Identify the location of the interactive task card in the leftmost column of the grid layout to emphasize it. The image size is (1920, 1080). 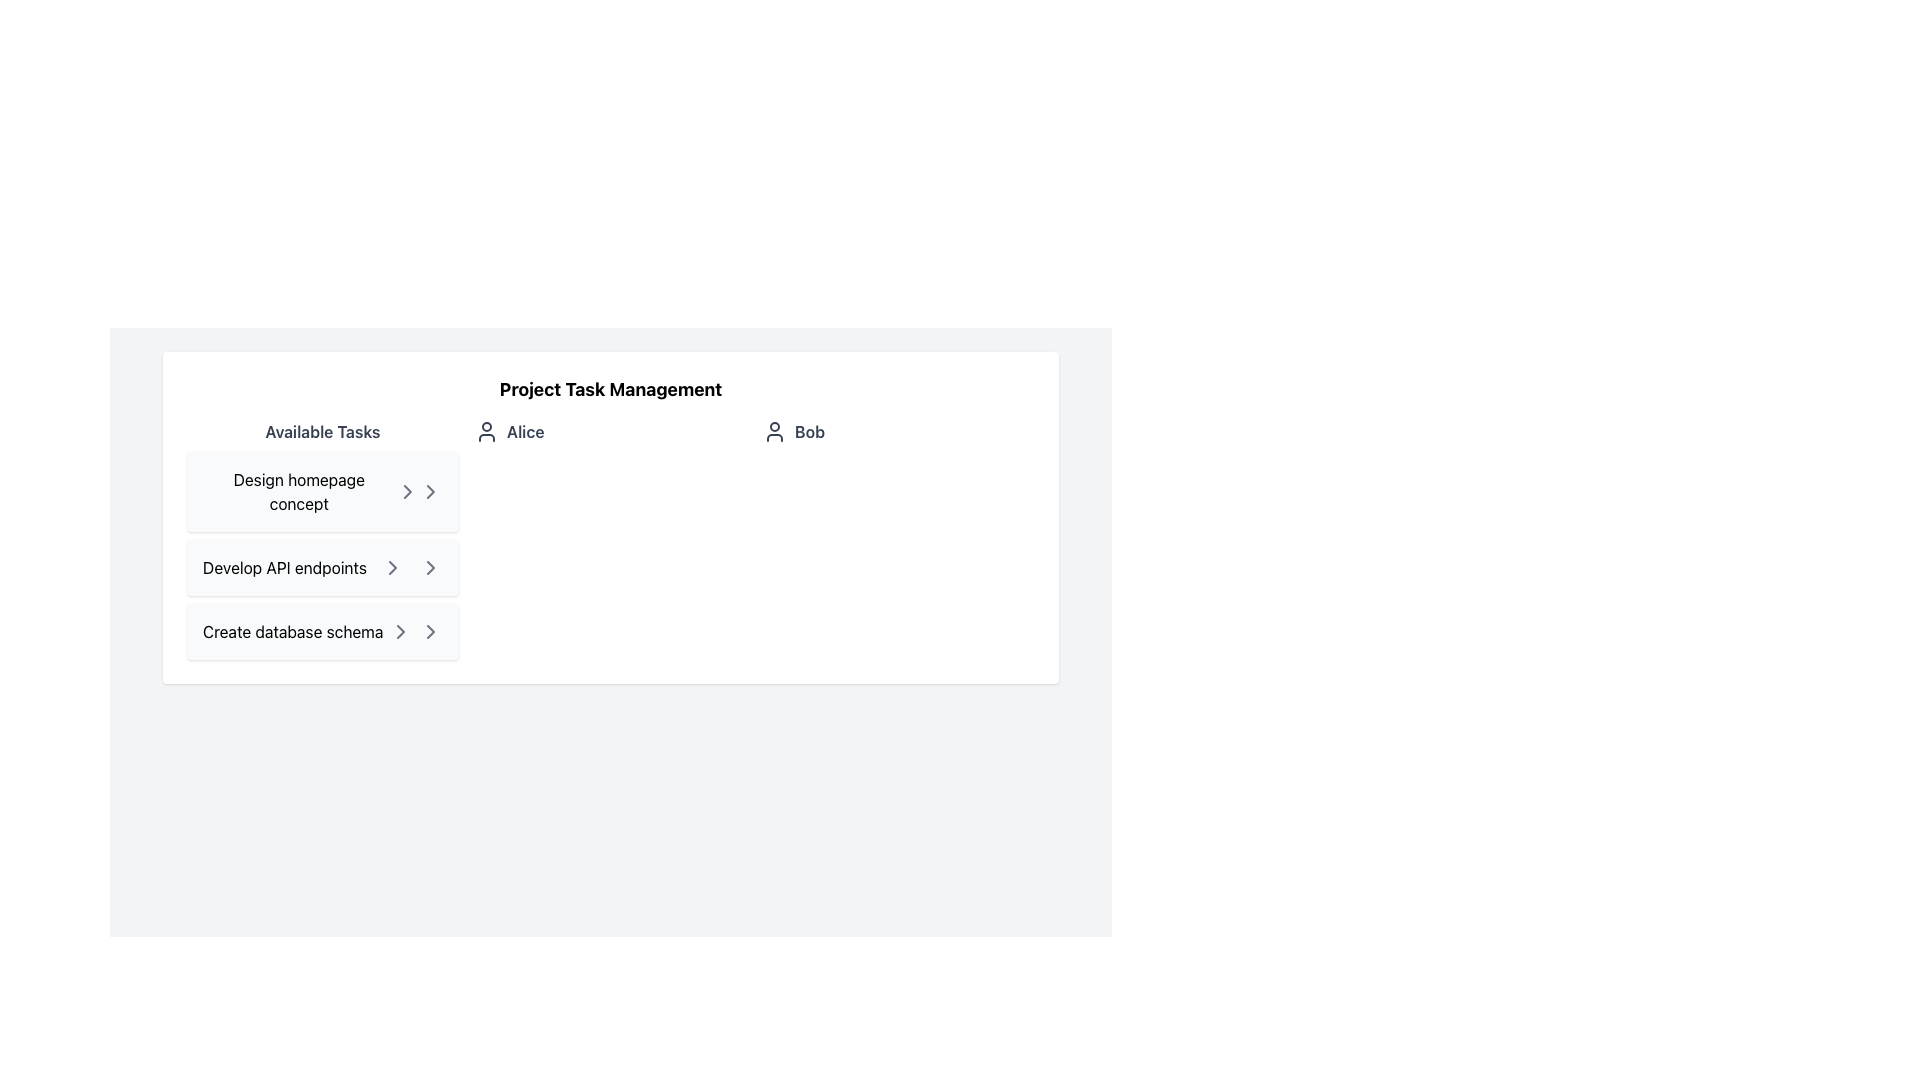
(322, 540).